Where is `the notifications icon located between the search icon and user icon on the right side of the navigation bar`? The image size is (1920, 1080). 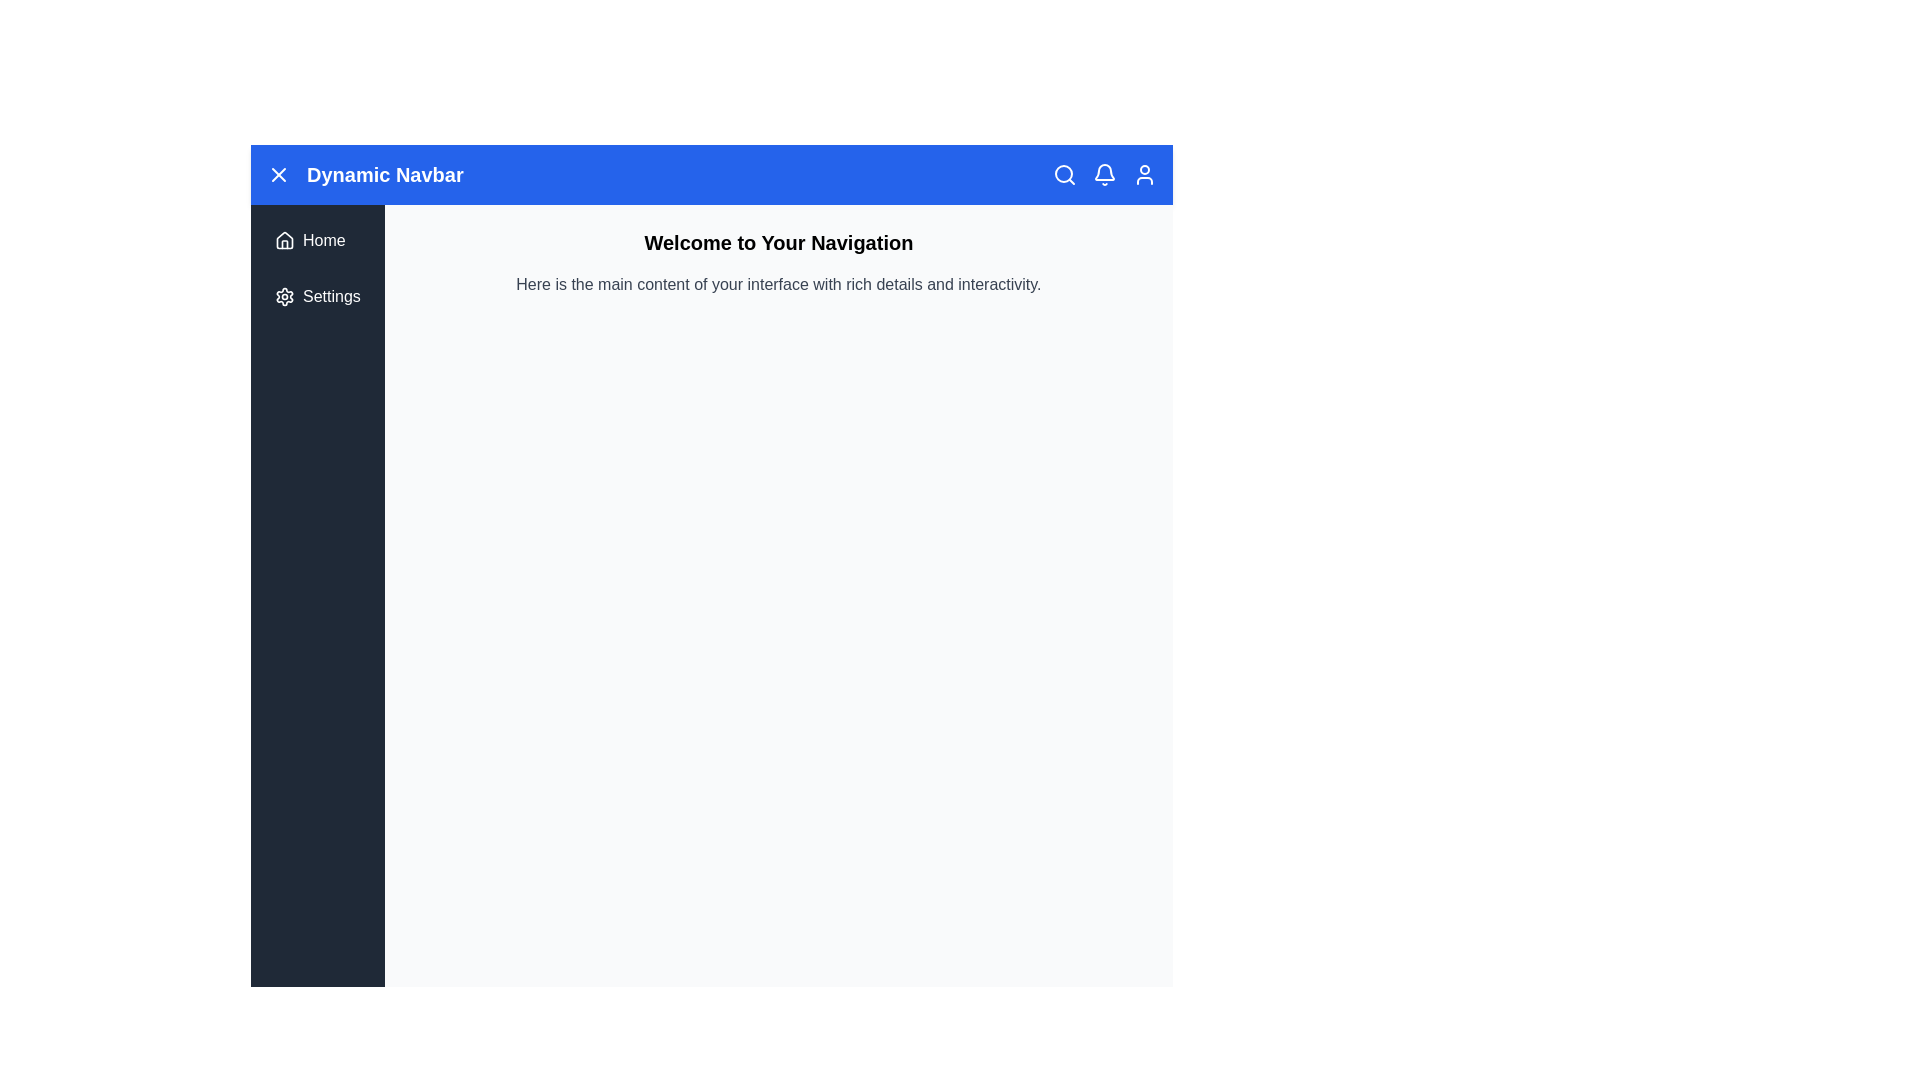 the notifications icon located between the search icon and user icon on the right side of the navigation bar is located at coordinates (1103, 173).